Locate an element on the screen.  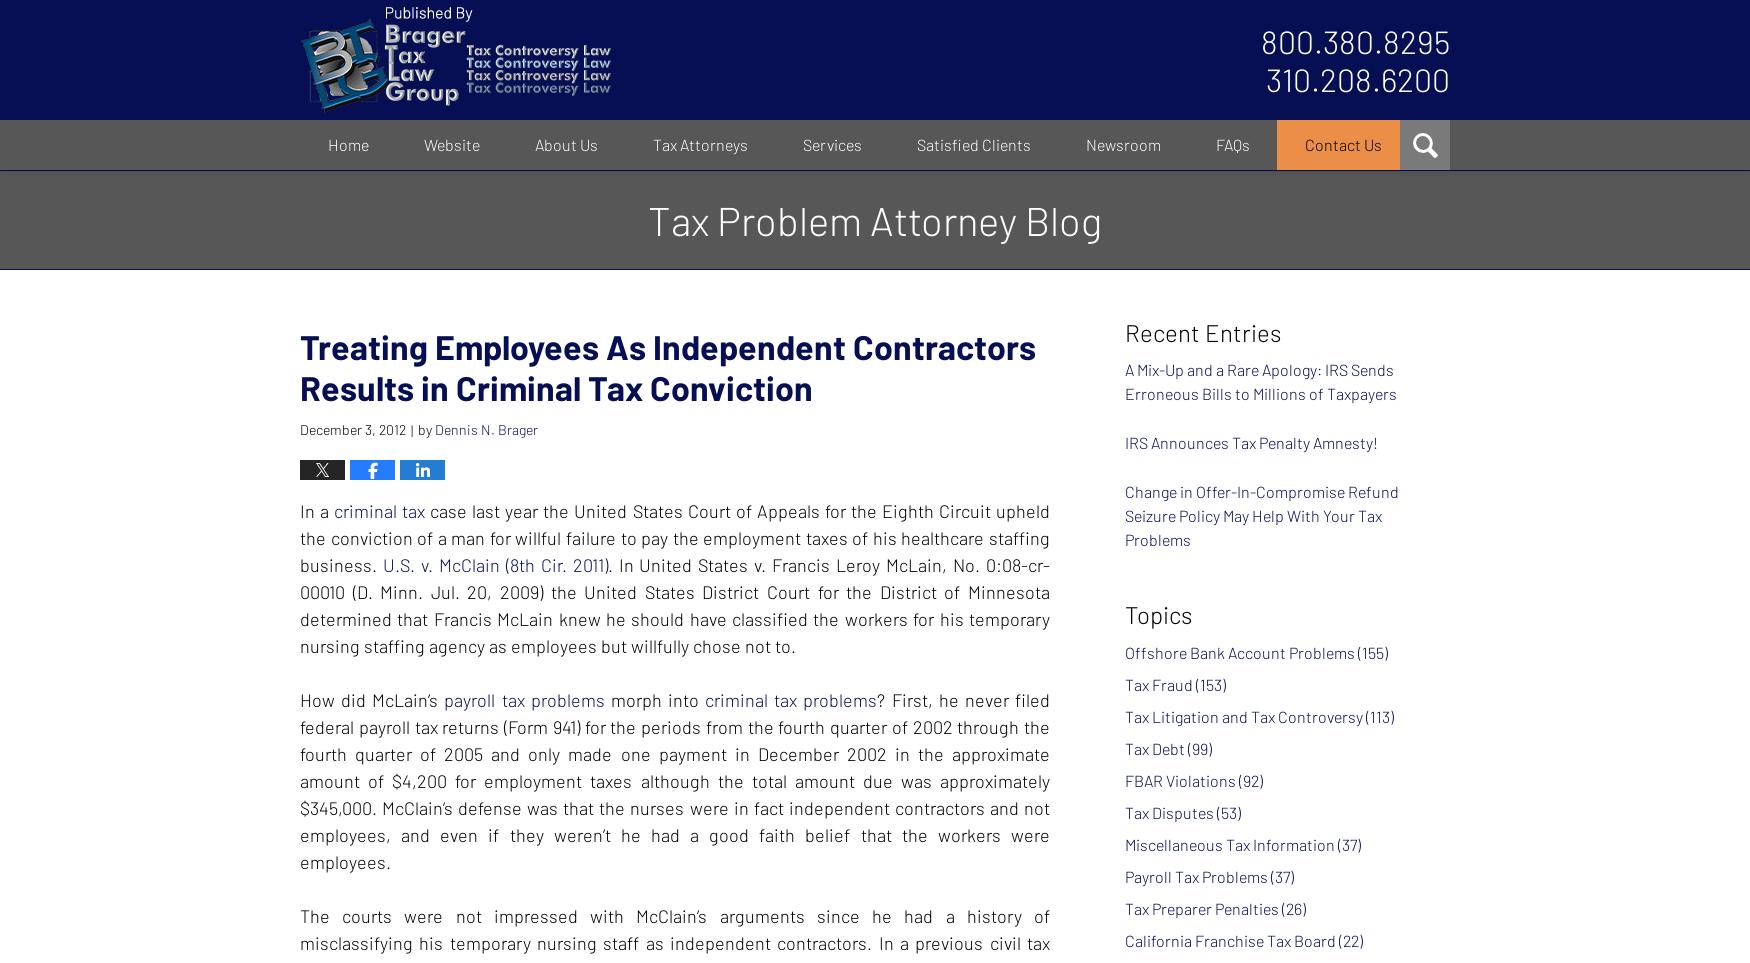
'Website' is located at coordinates (423, 144).